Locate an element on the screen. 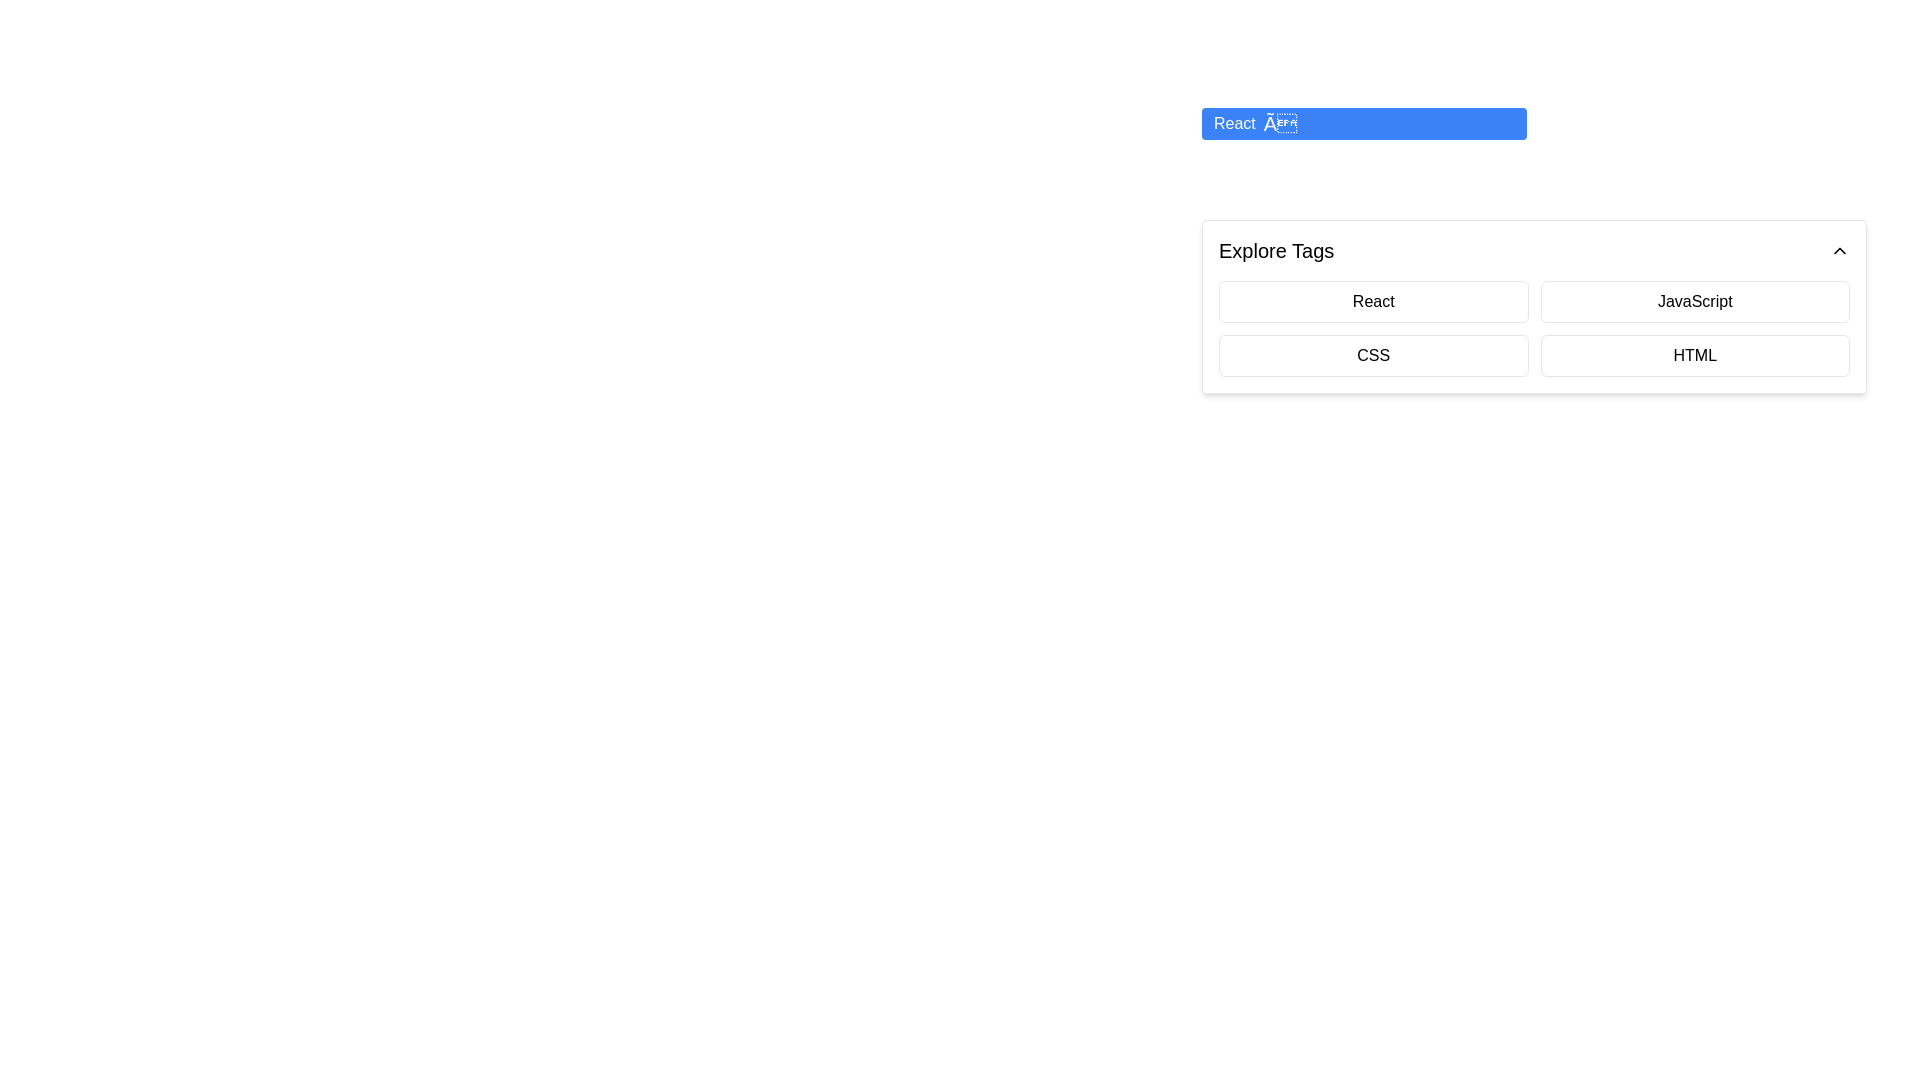 The image size is (1920, 1080). the Static Text header located in the top left section of the panel, which indicates the purpose of the surrounding panel is located at coordinates (1275, 249).